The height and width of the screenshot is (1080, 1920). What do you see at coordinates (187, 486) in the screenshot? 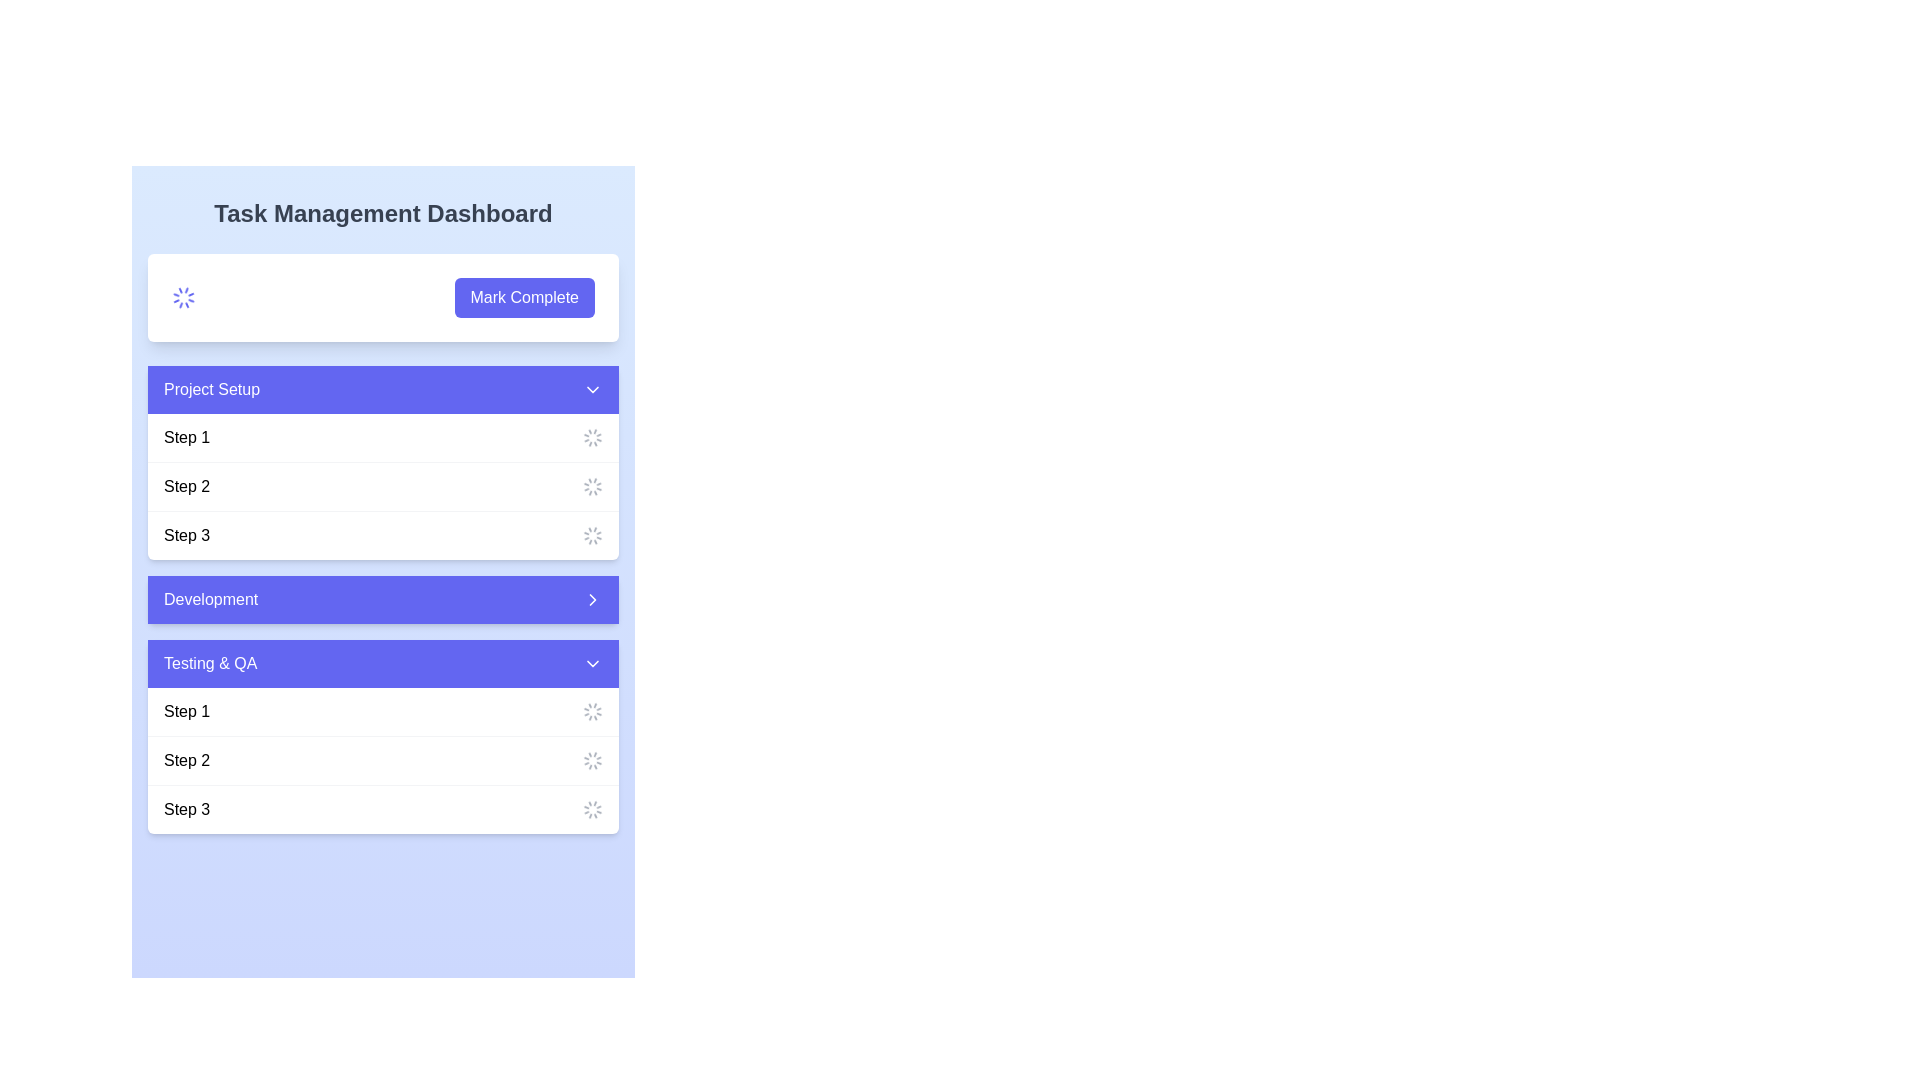
I see `the text label that reads 'Step 2', which is the second label in the 'Project Setup' section, visually distinct and aligned with other similar labels` at bounding box center [187, 486].